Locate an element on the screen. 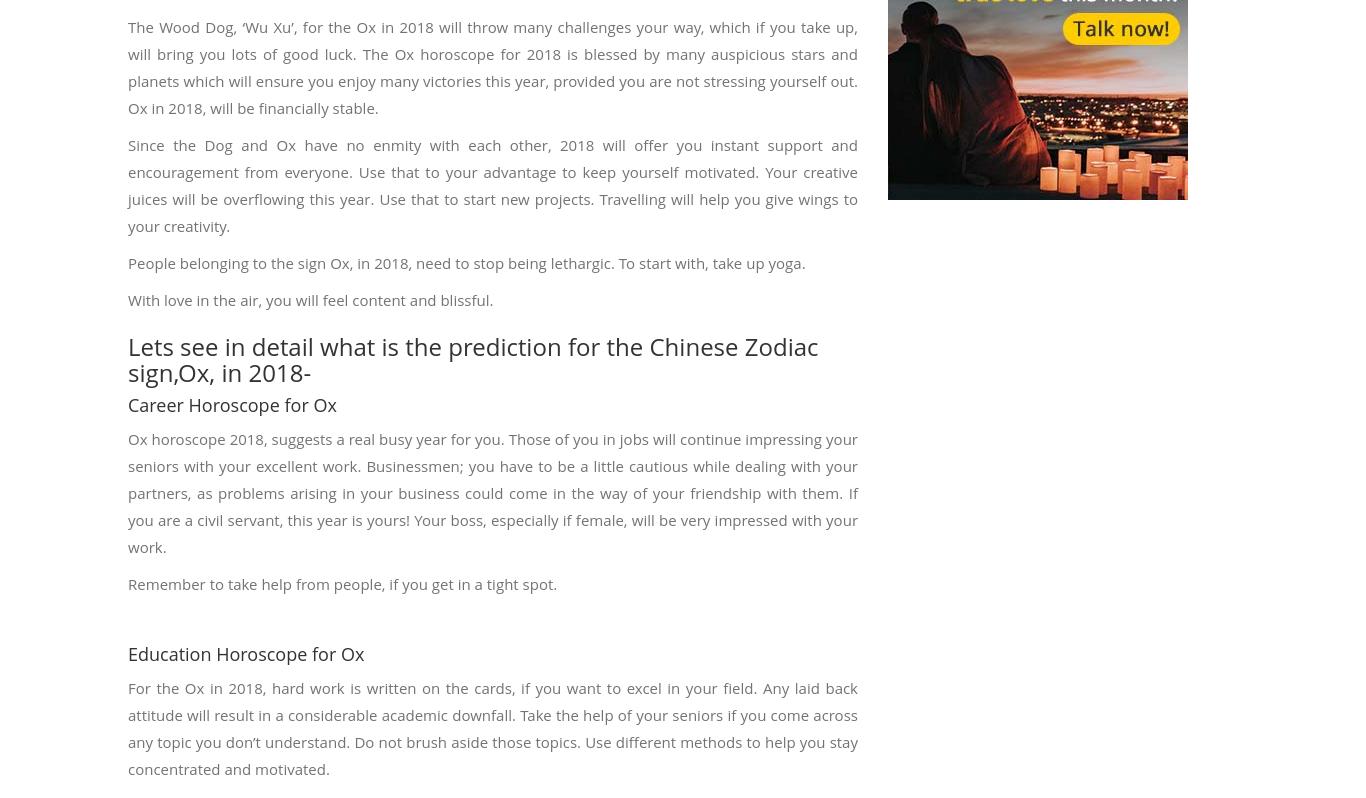 This screenshot has height=798, width=1366. 'Remember to take help from people, if you get in a tight spot.' is located at coordinates (342, 582).